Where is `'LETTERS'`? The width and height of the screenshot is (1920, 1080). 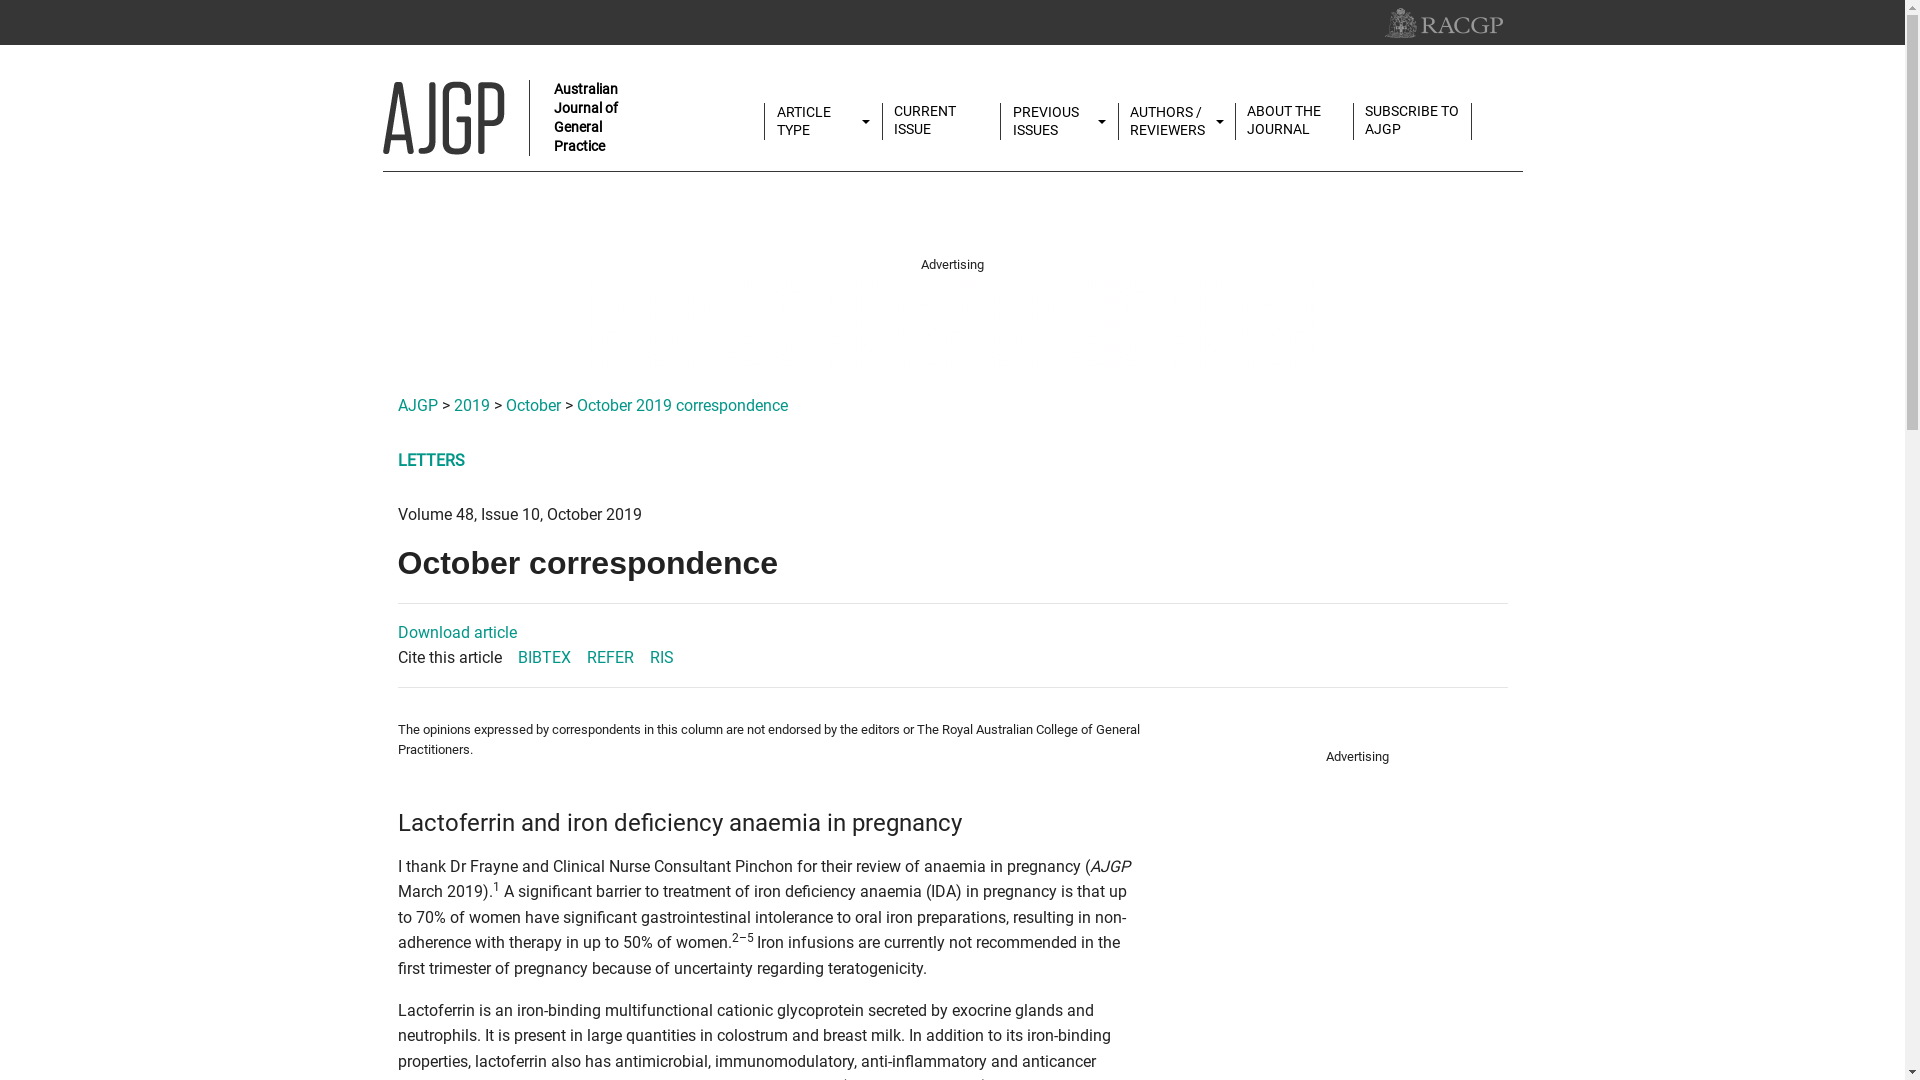 'LETTERS' is located at coordinates (430, 460).